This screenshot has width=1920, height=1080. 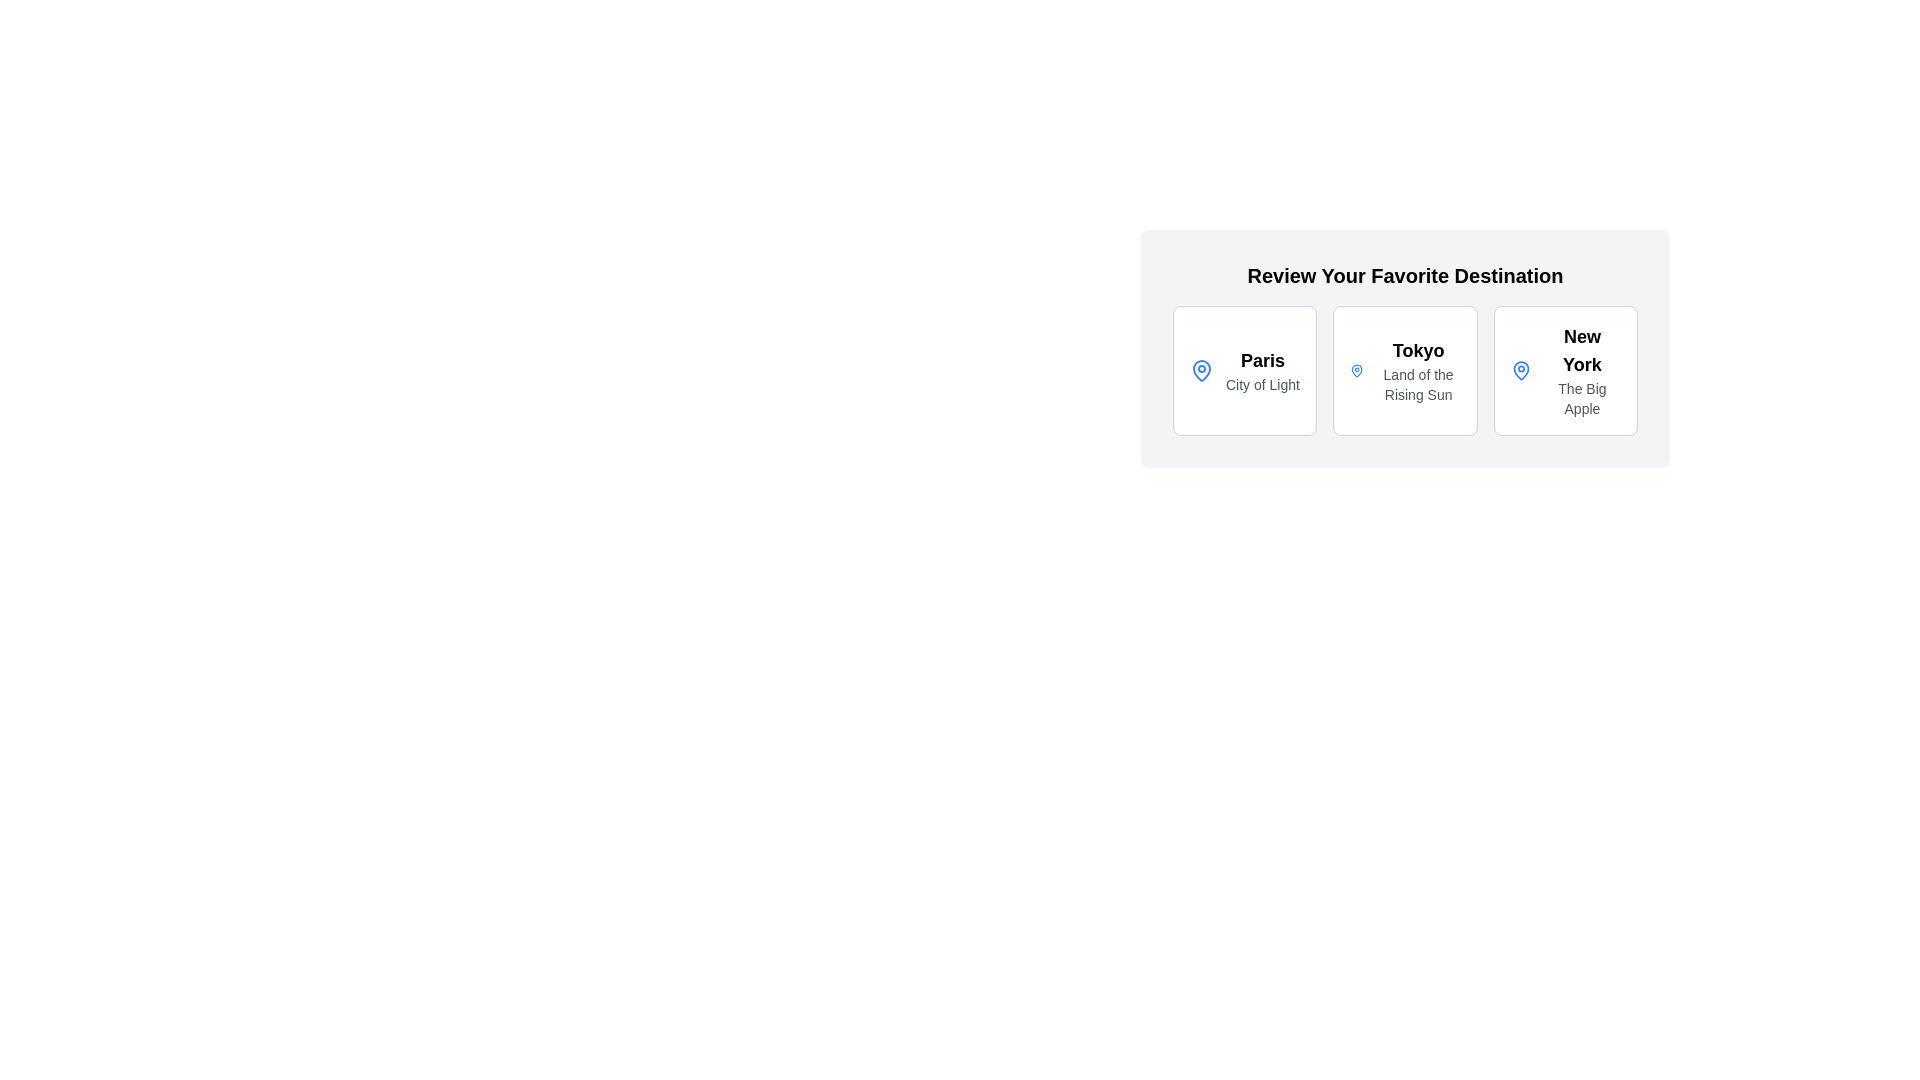 I want to click on the button-like card representing 'New York', so click(x=1564, y=370).